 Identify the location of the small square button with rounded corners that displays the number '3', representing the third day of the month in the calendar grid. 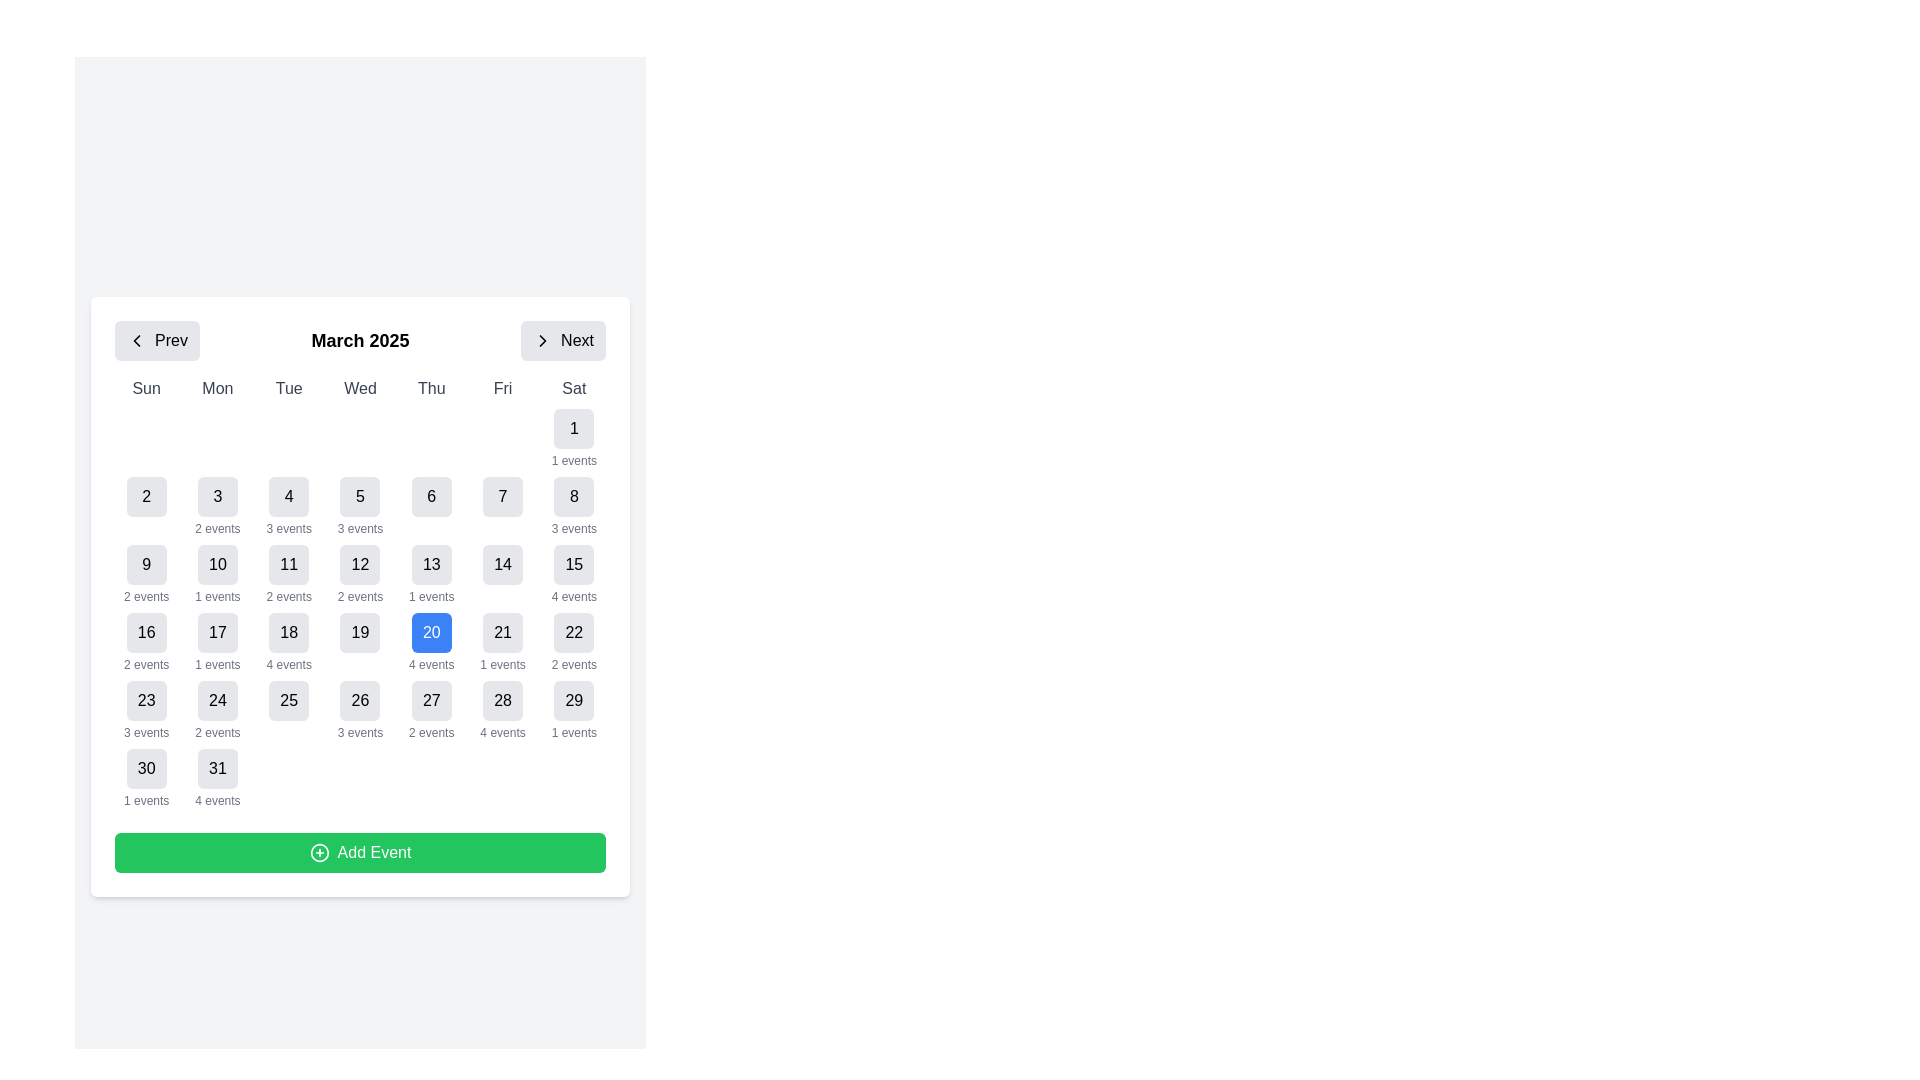
(217, 496).